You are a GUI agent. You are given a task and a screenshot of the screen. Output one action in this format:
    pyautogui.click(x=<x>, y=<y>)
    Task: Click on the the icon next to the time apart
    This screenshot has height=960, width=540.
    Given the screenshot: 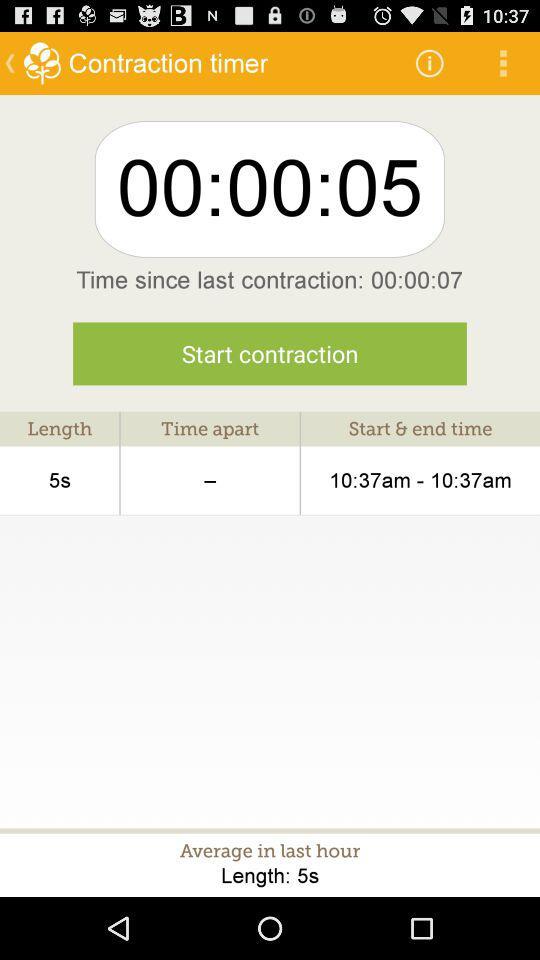 What is the action you would take?
    pyautogui.click(x=419, y=480)
    